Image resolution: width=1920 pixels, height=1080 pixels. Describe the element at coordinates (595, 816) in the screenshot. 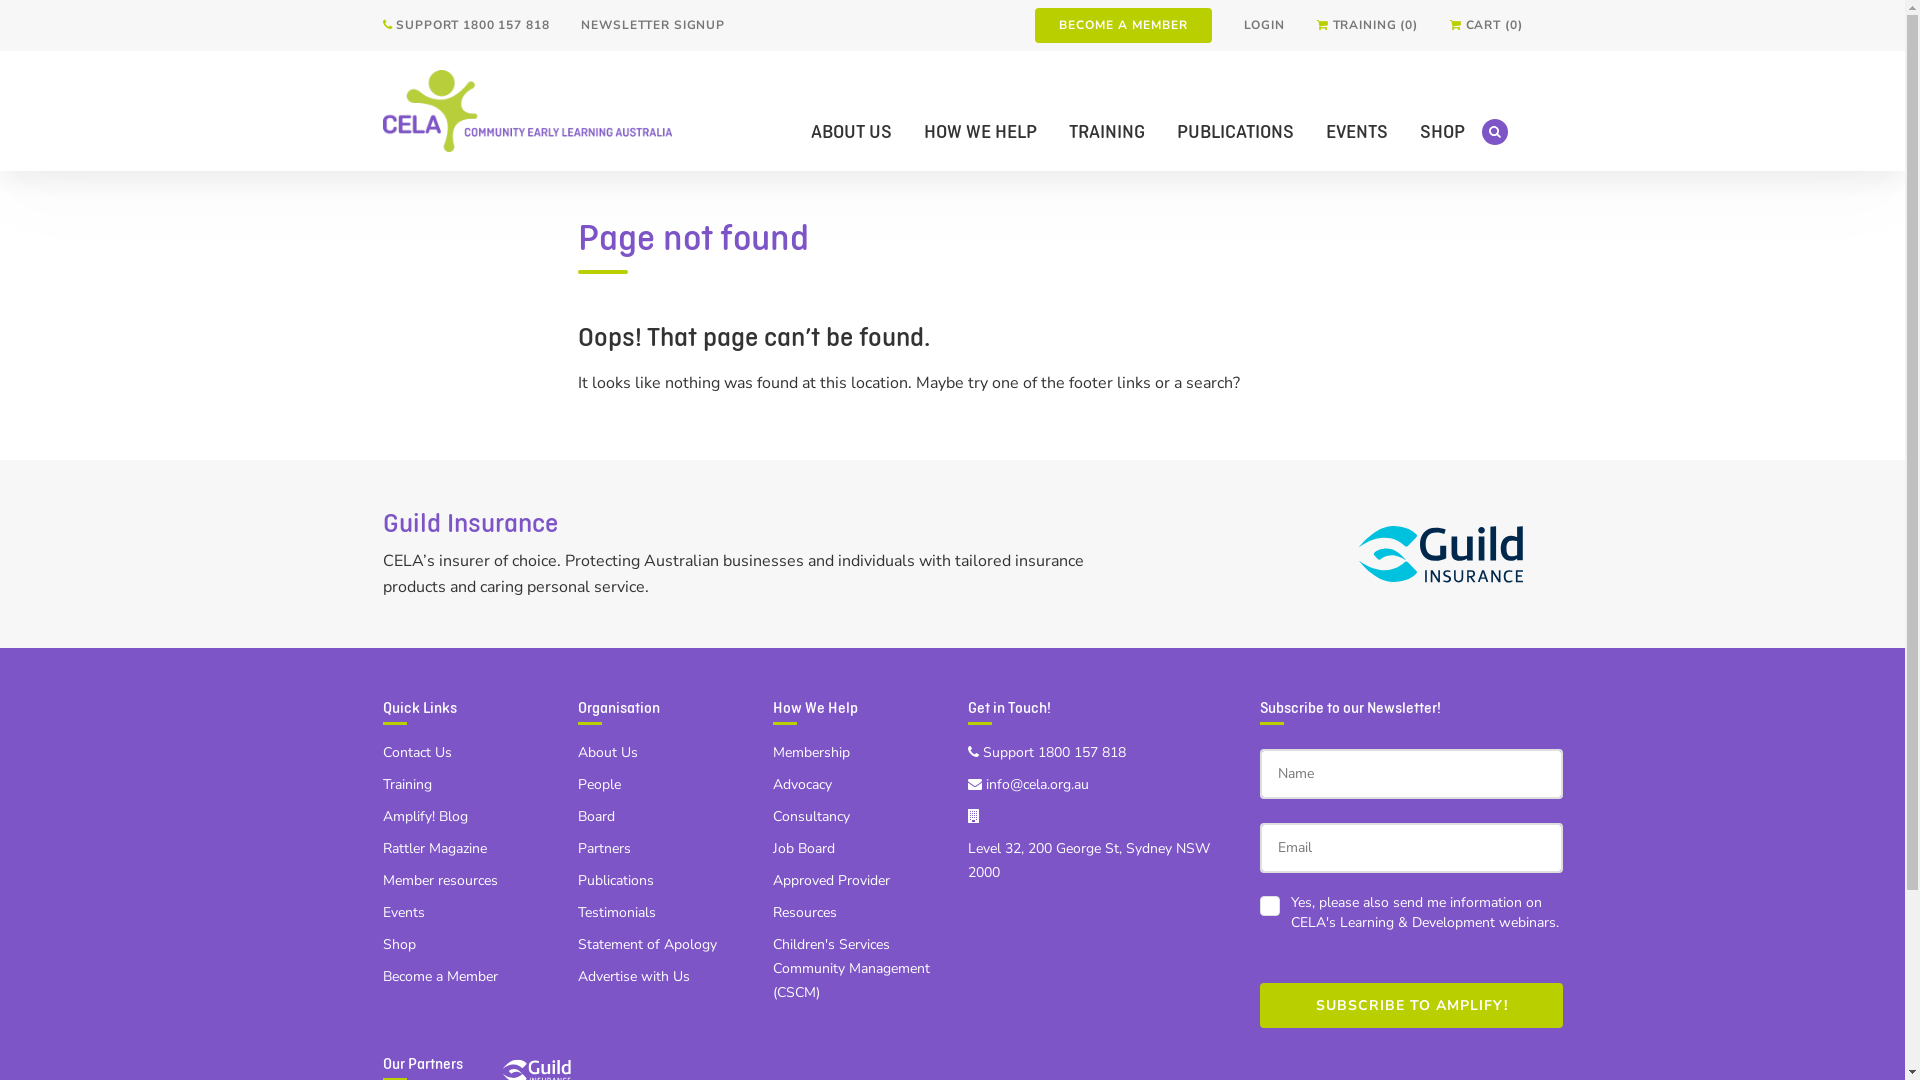

I see `'Board'` at that location.